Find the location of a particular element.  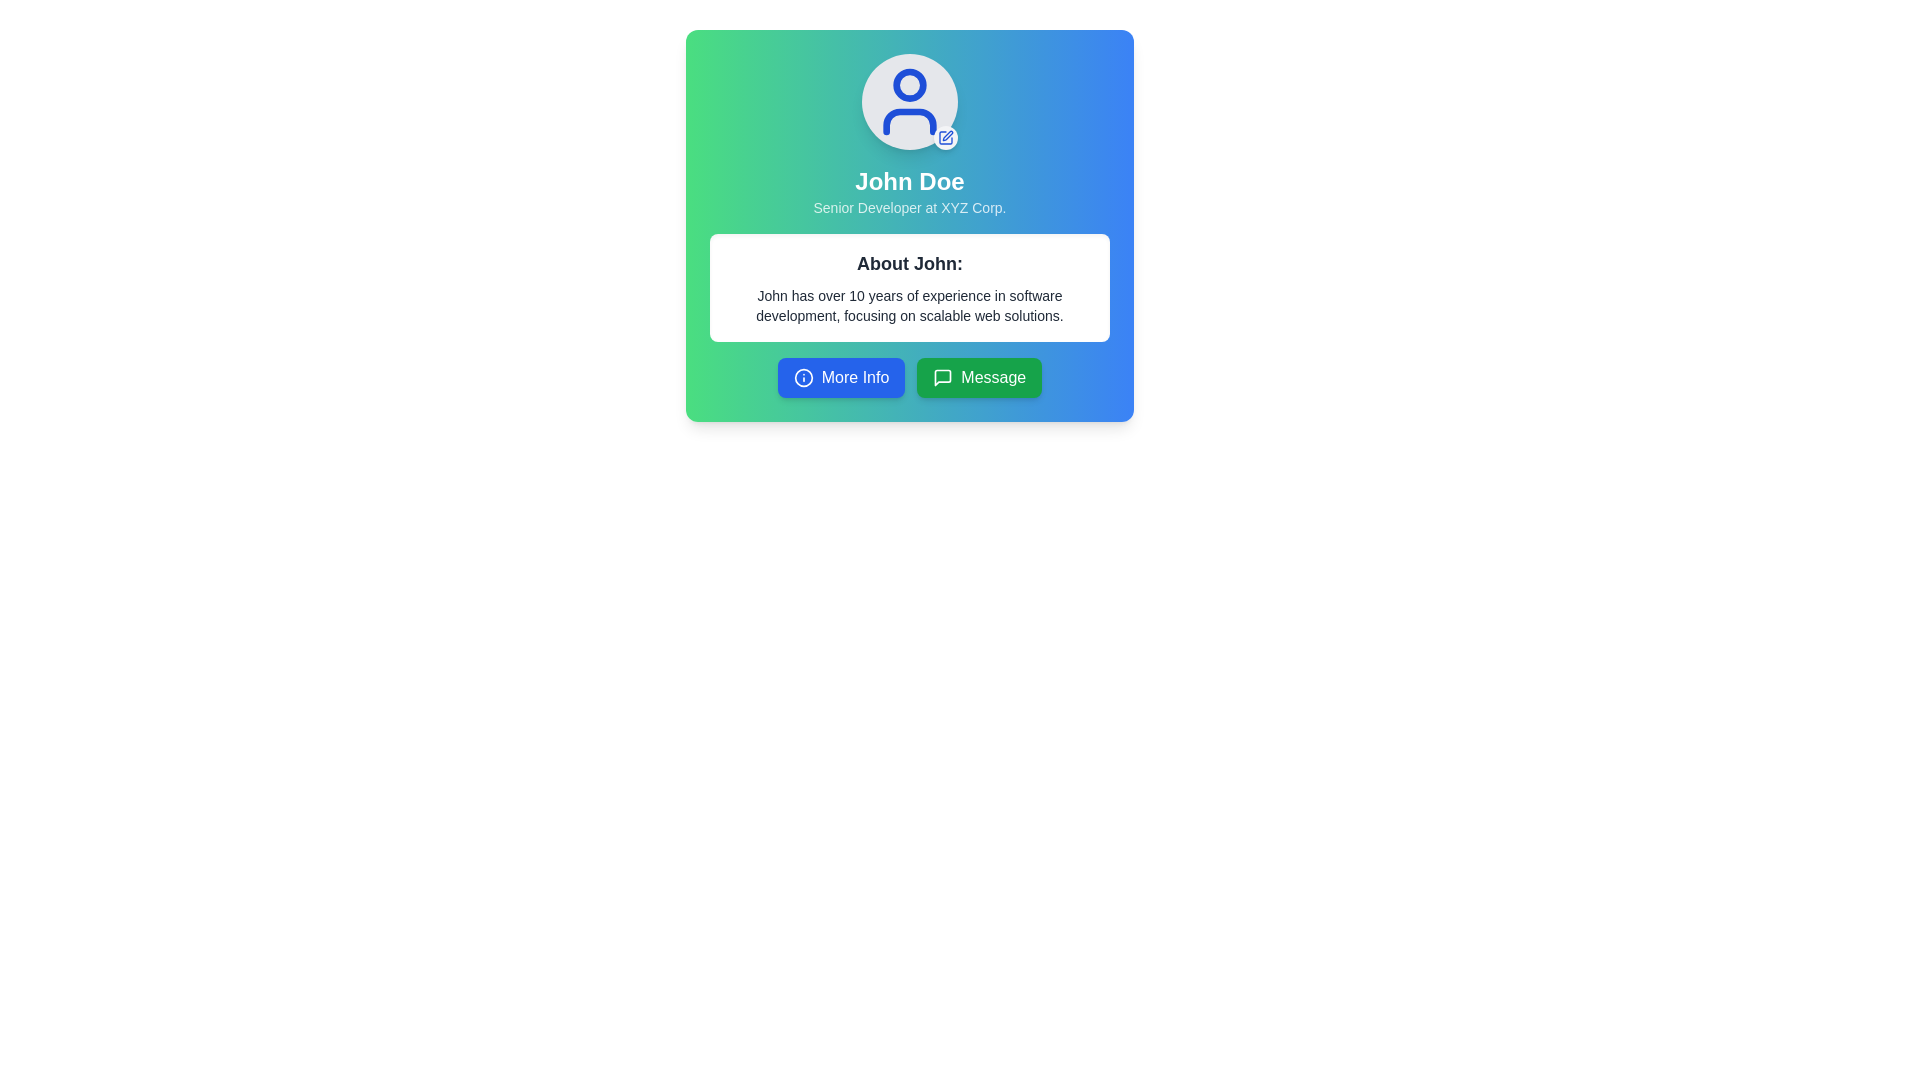

the static text element that indicates the role and company associated with the individual, located within a blue and green gradient card below the title 'John Doe' is located at coordinates (909, 208).